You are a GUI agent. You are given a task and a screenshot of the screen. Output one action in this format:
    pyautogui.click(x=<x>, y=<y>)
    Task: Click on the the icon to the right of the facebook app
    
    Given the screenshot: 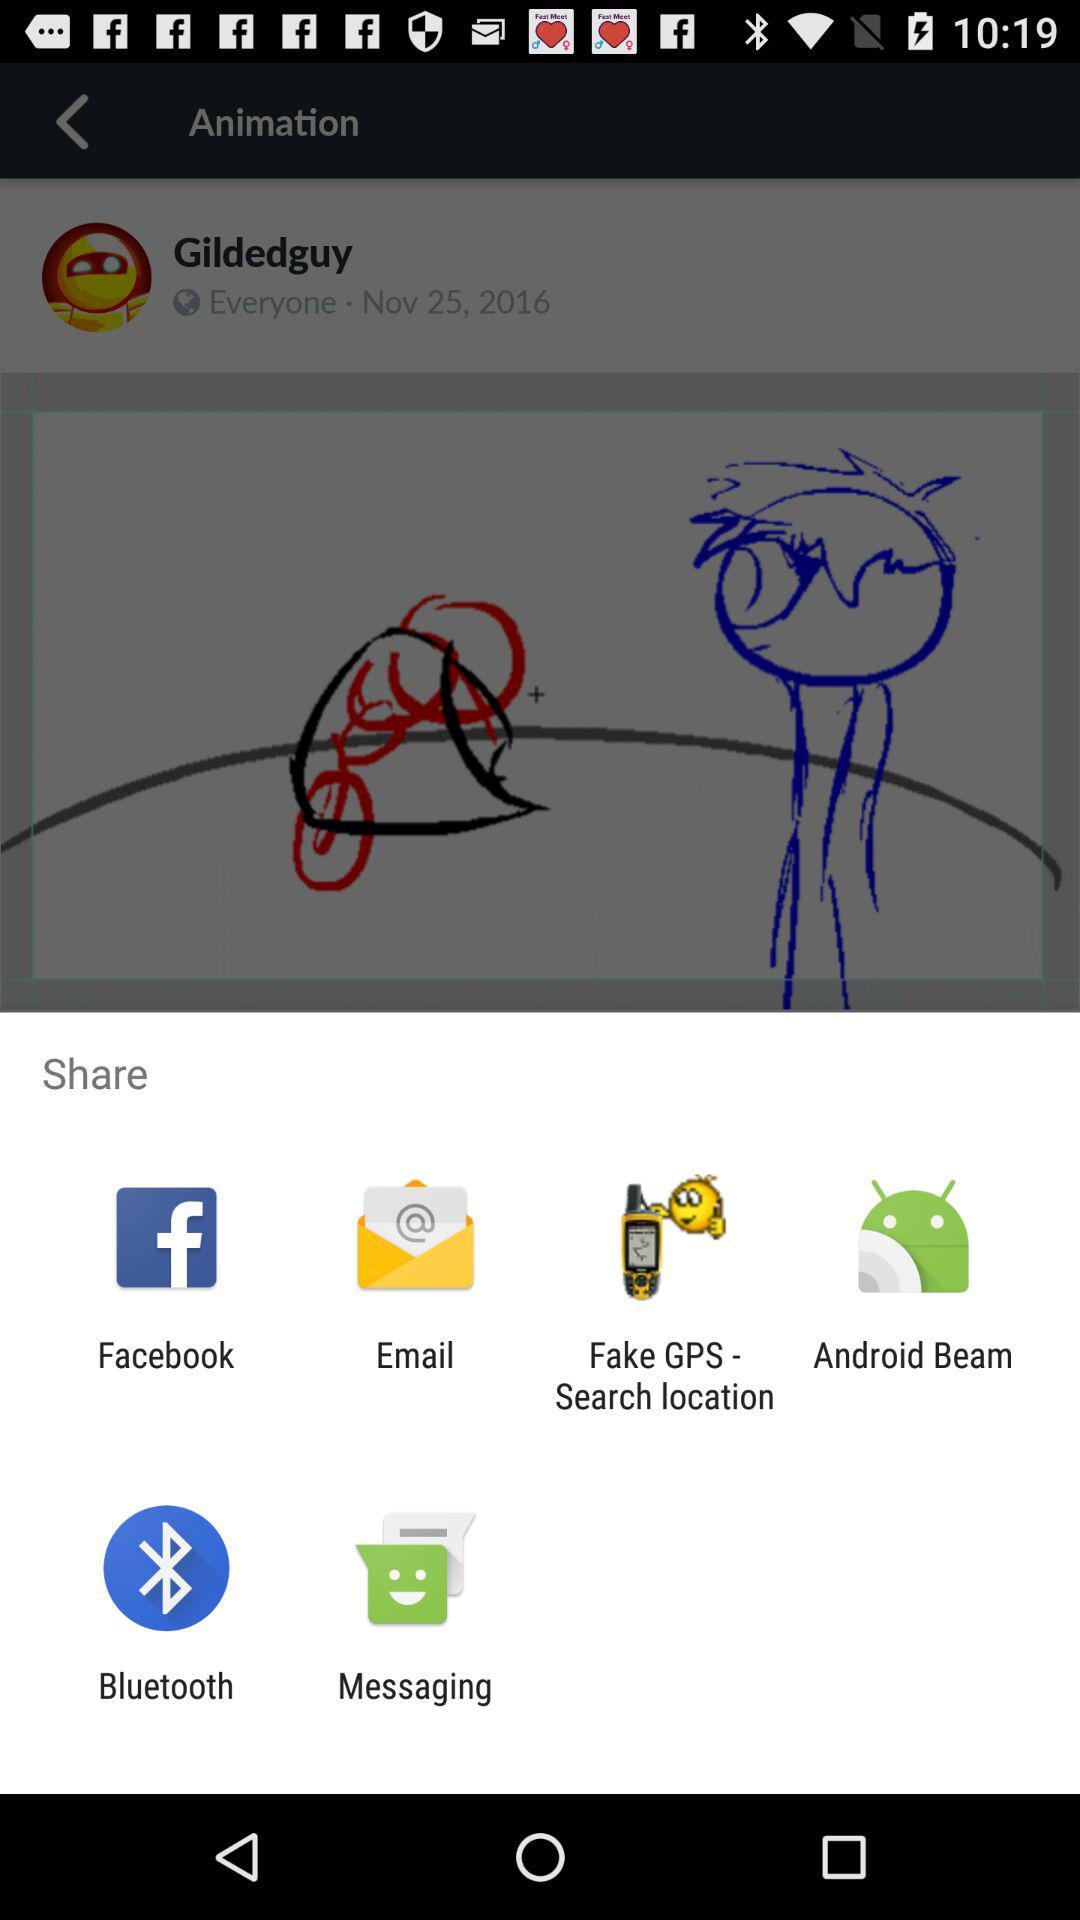 What is the action you would take?
    pyautogui.click(x=414, y=1374)
    